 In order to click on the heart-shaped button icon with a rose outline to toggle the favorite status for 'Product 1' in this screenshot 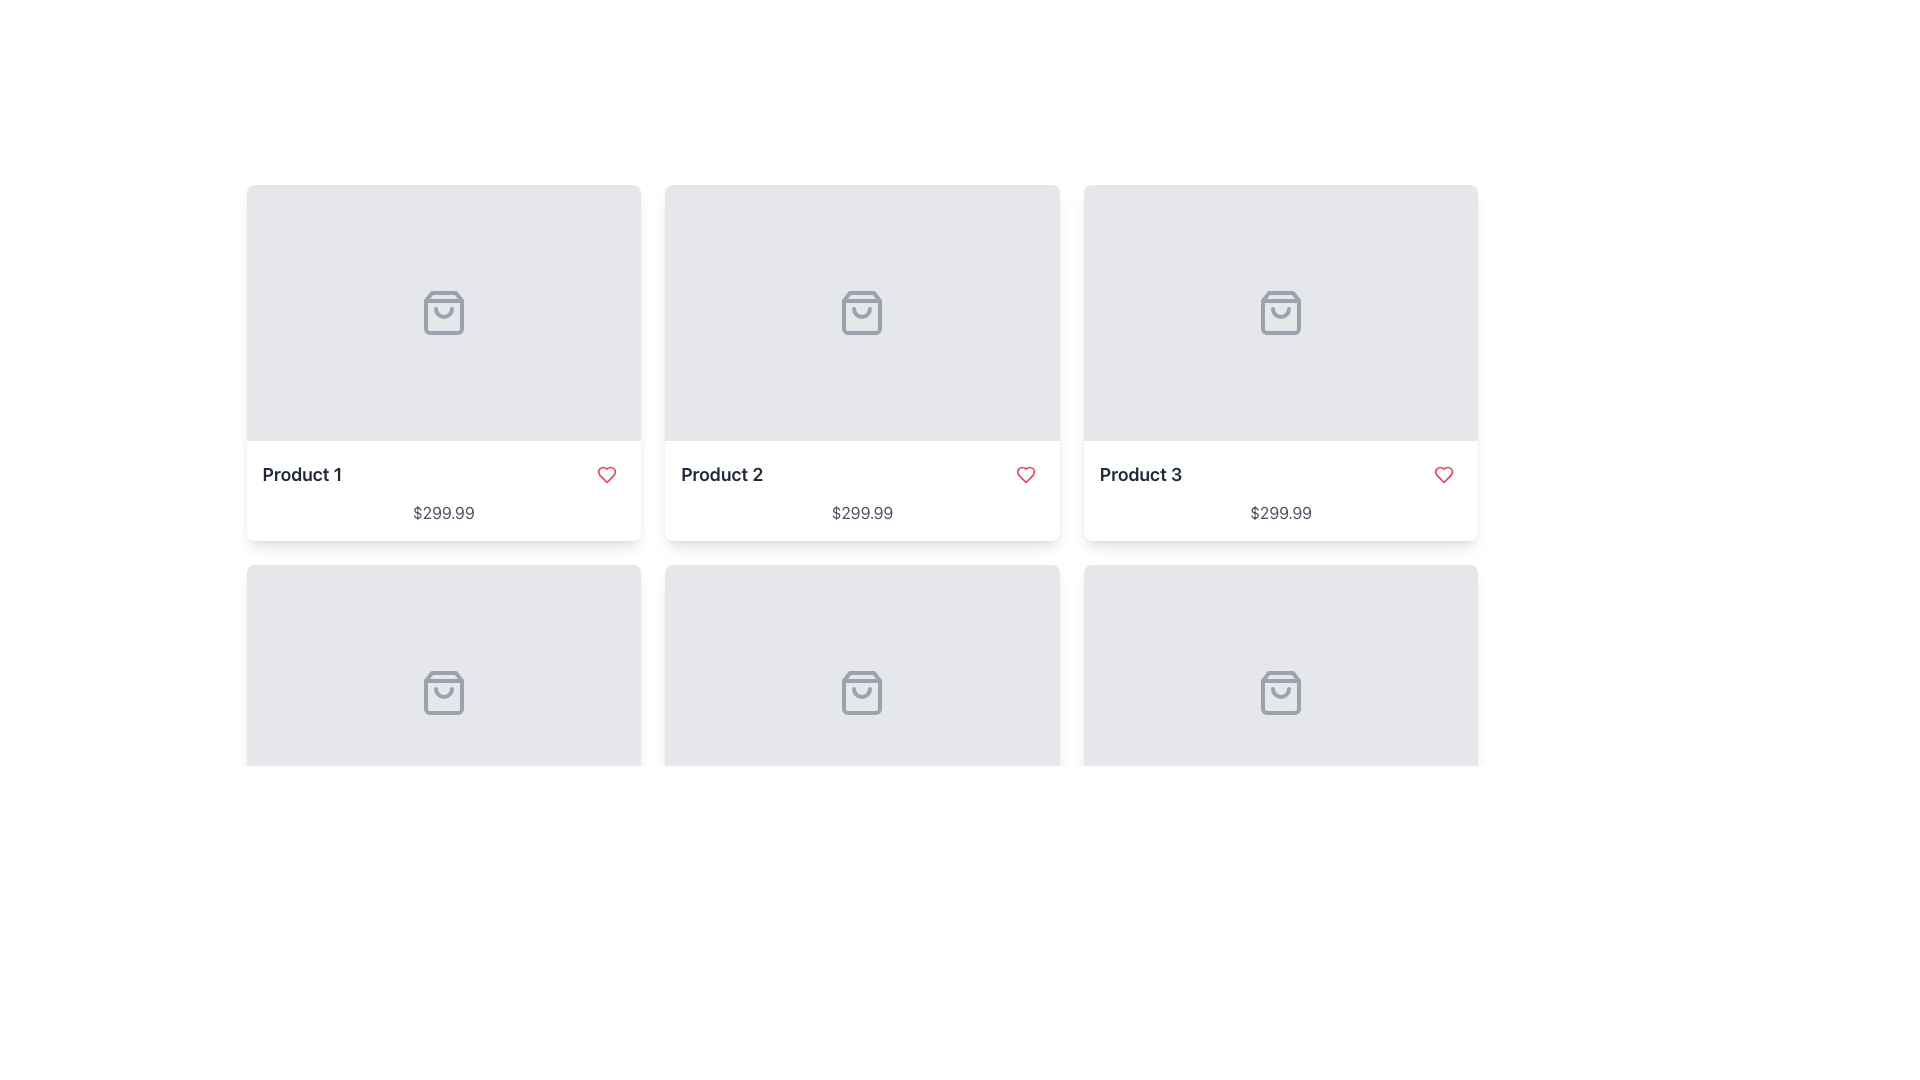, I will do `click(605, 474)`.